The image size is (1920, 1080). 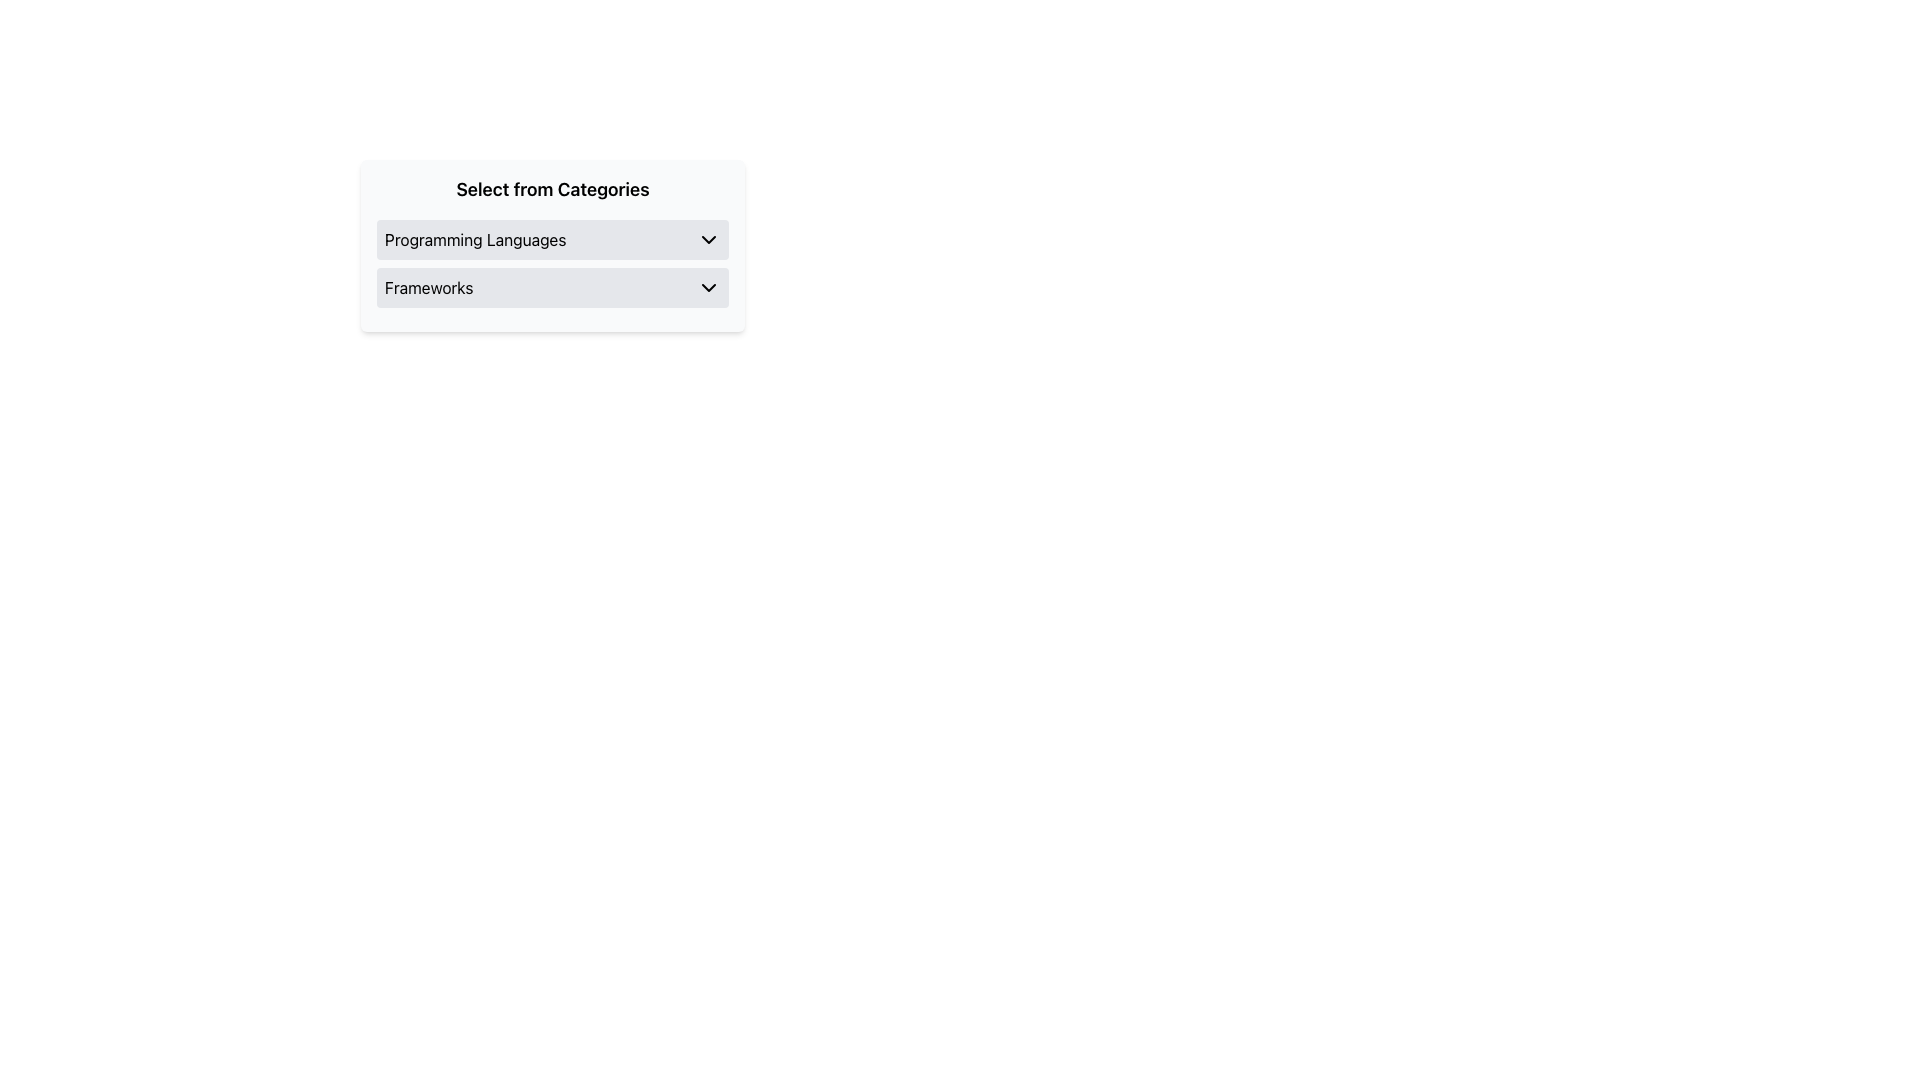 What do you see at coordinates (709, 288) in the screenshot?
I see `the chevron icon button located on the far right of the 'Frameworks' dropdown header bar to trigger a tooltip or visual response` at bounding box center [709, 288].